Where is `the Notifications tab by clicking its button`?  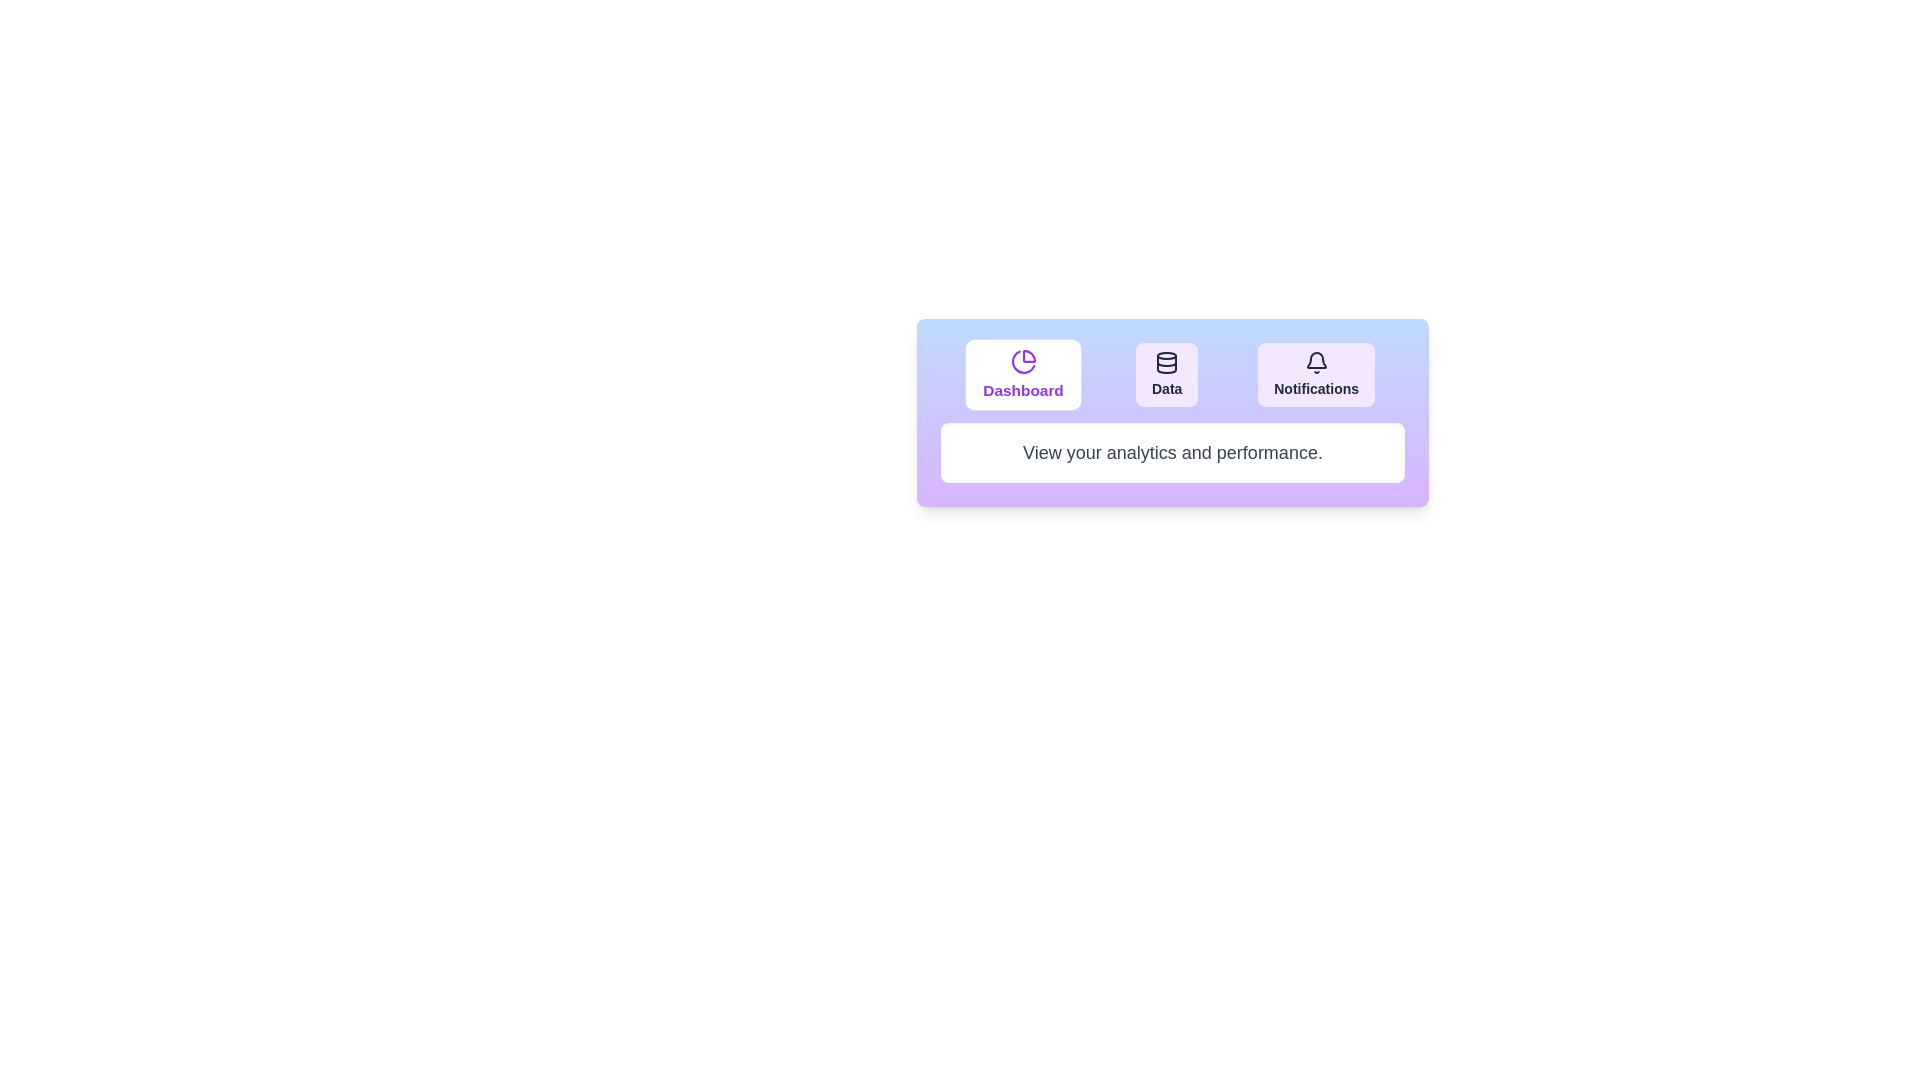
the Notifications tab by clicking its button is located at coordinates (1316, 374).